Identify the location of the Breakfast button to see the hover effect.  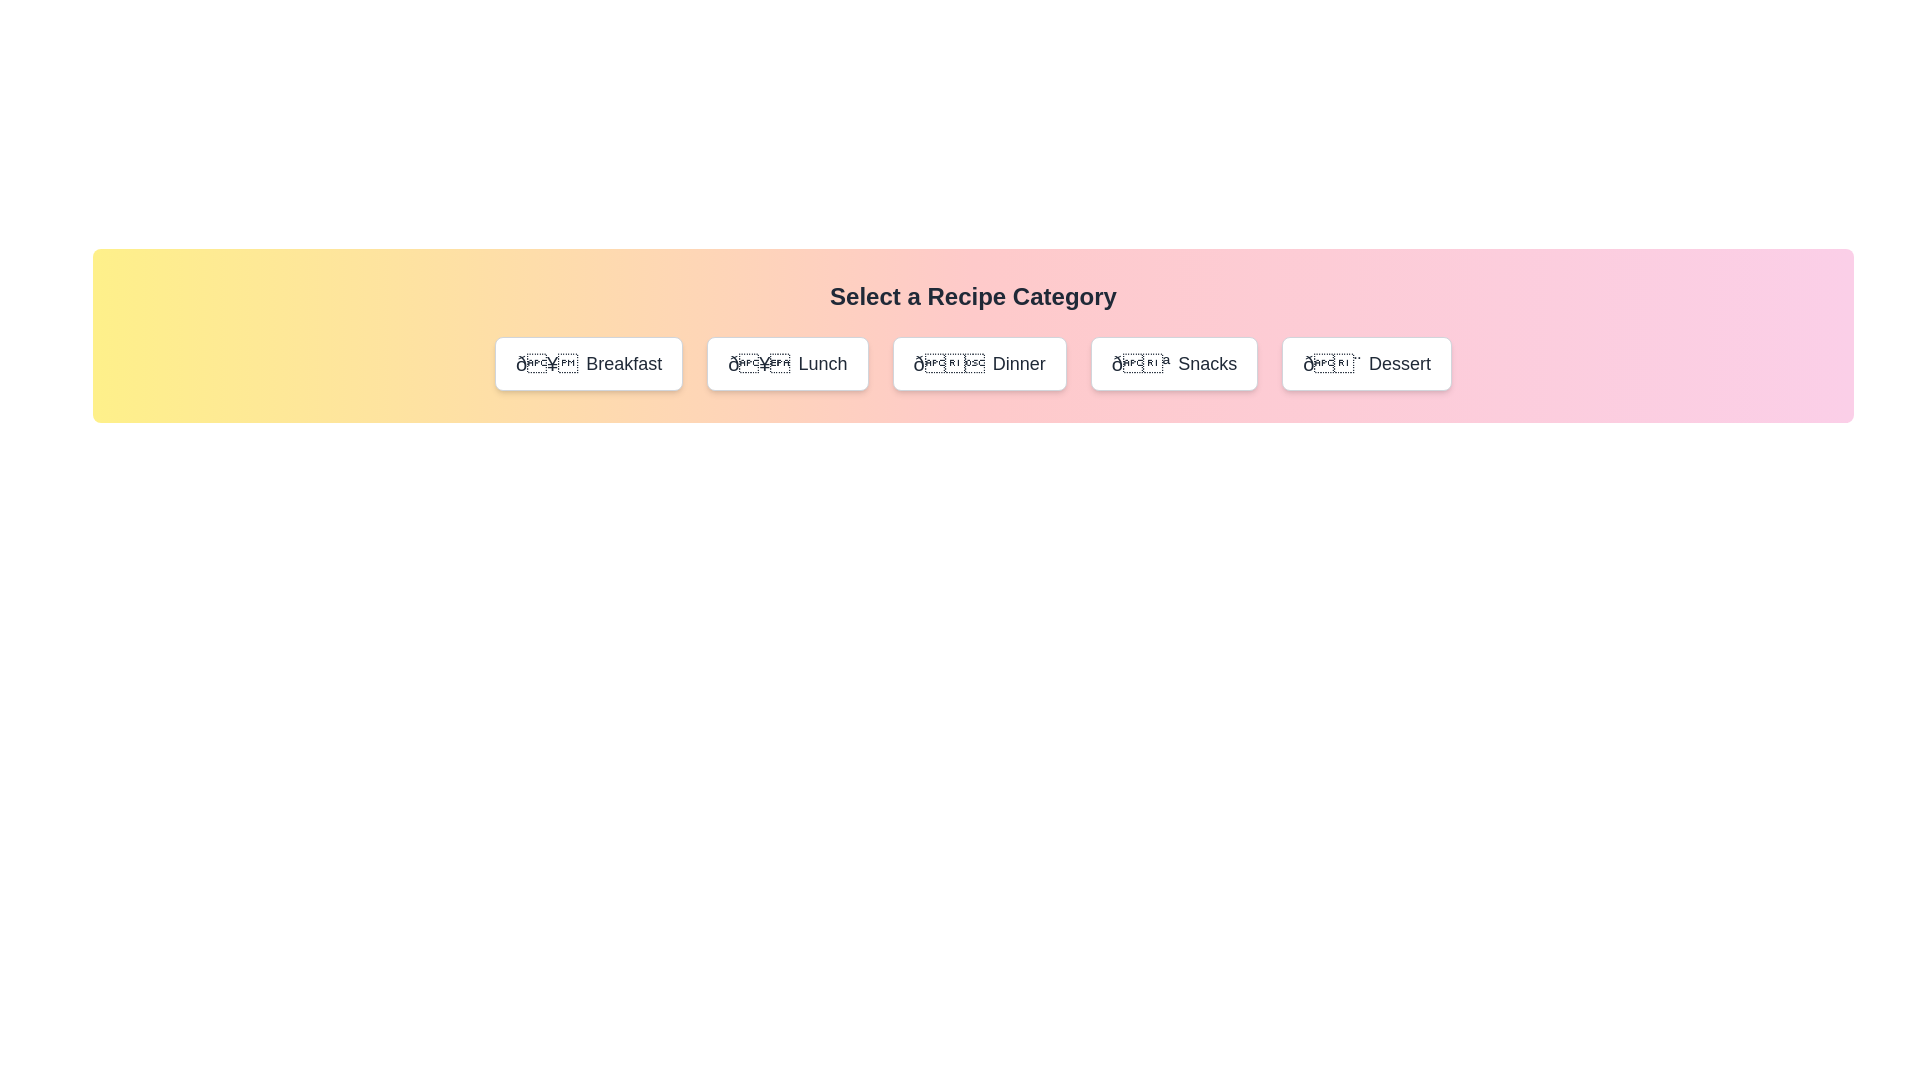
(588, 363).